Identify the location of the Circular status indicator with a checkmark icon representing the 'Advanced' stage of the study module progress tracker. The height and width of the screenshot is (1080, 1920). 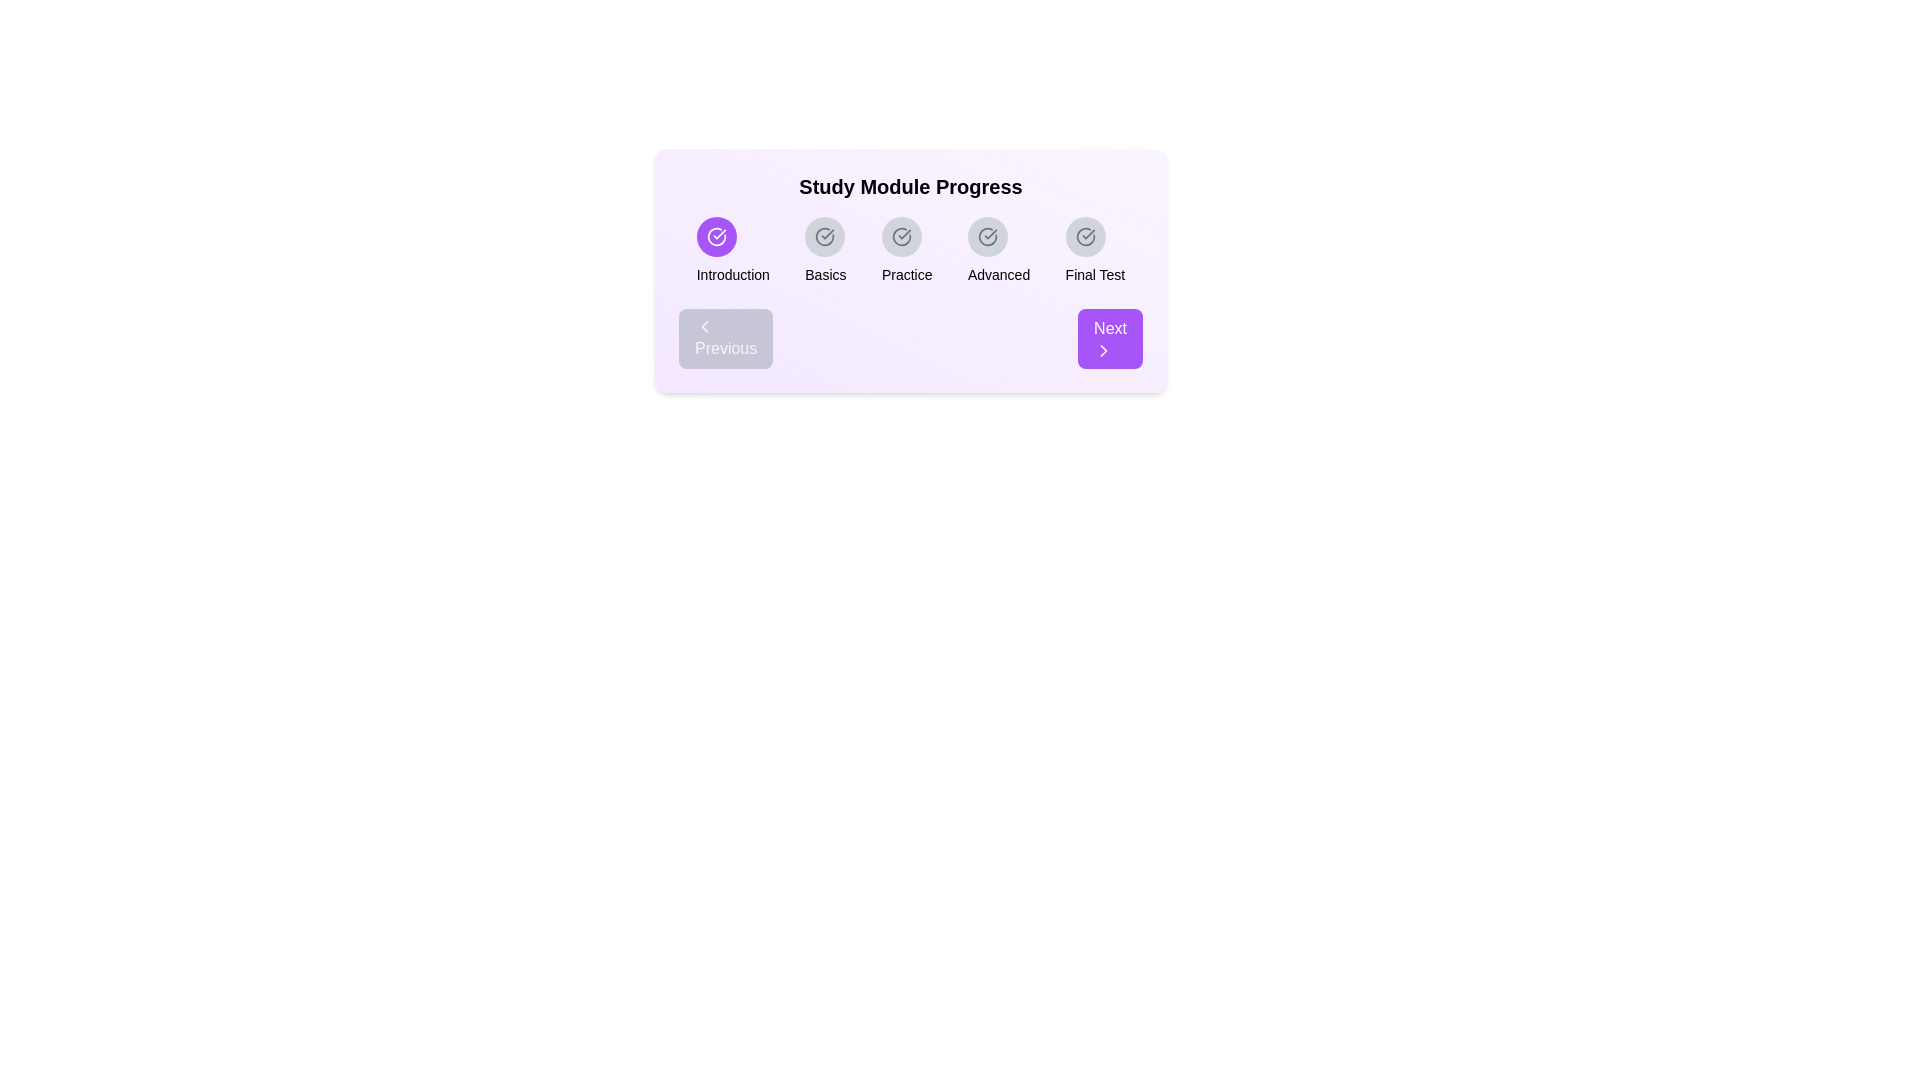
(987, 235).